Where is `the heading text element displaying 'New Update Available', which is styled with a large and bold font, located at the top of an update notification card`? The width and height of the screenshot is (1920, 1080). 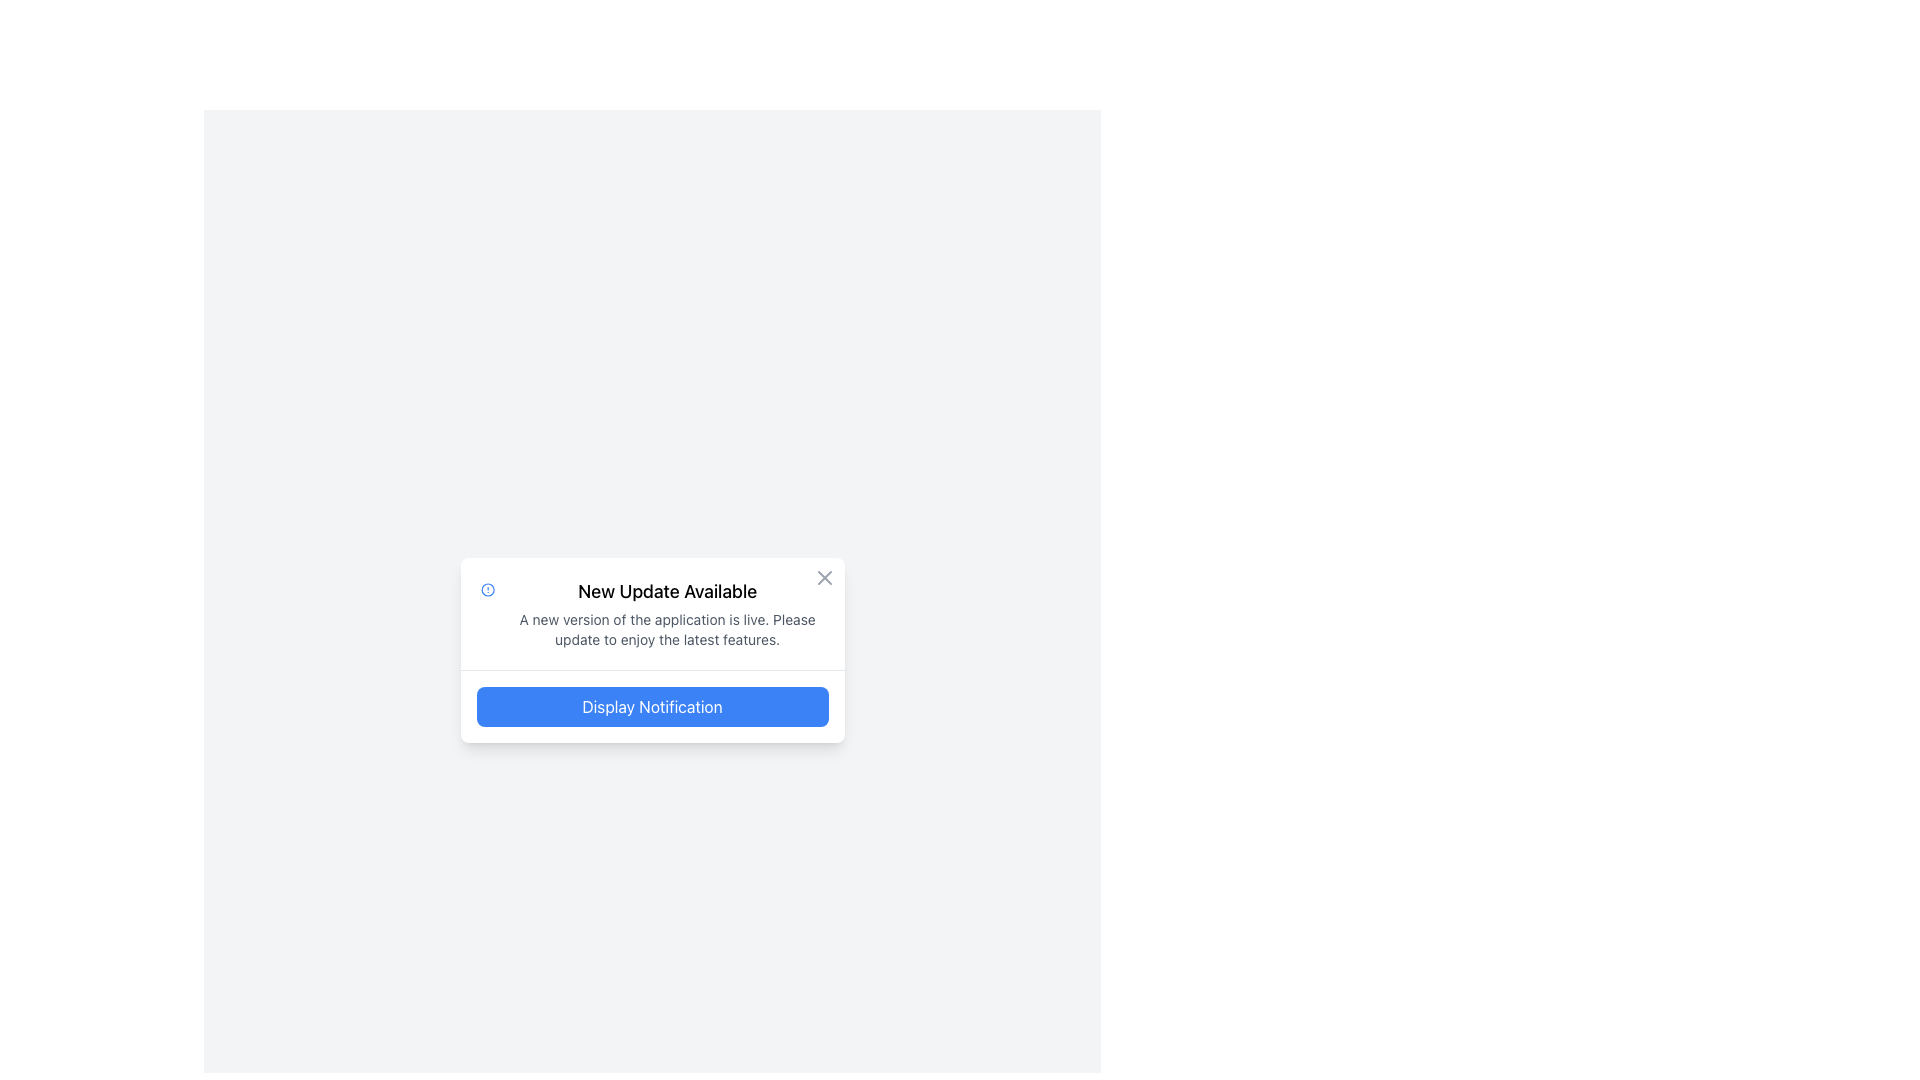 the heading text element displaying 'New Update Available', which is styled with a large and bold font, located at the top of an update notification card is located at coordinates (667, 590).